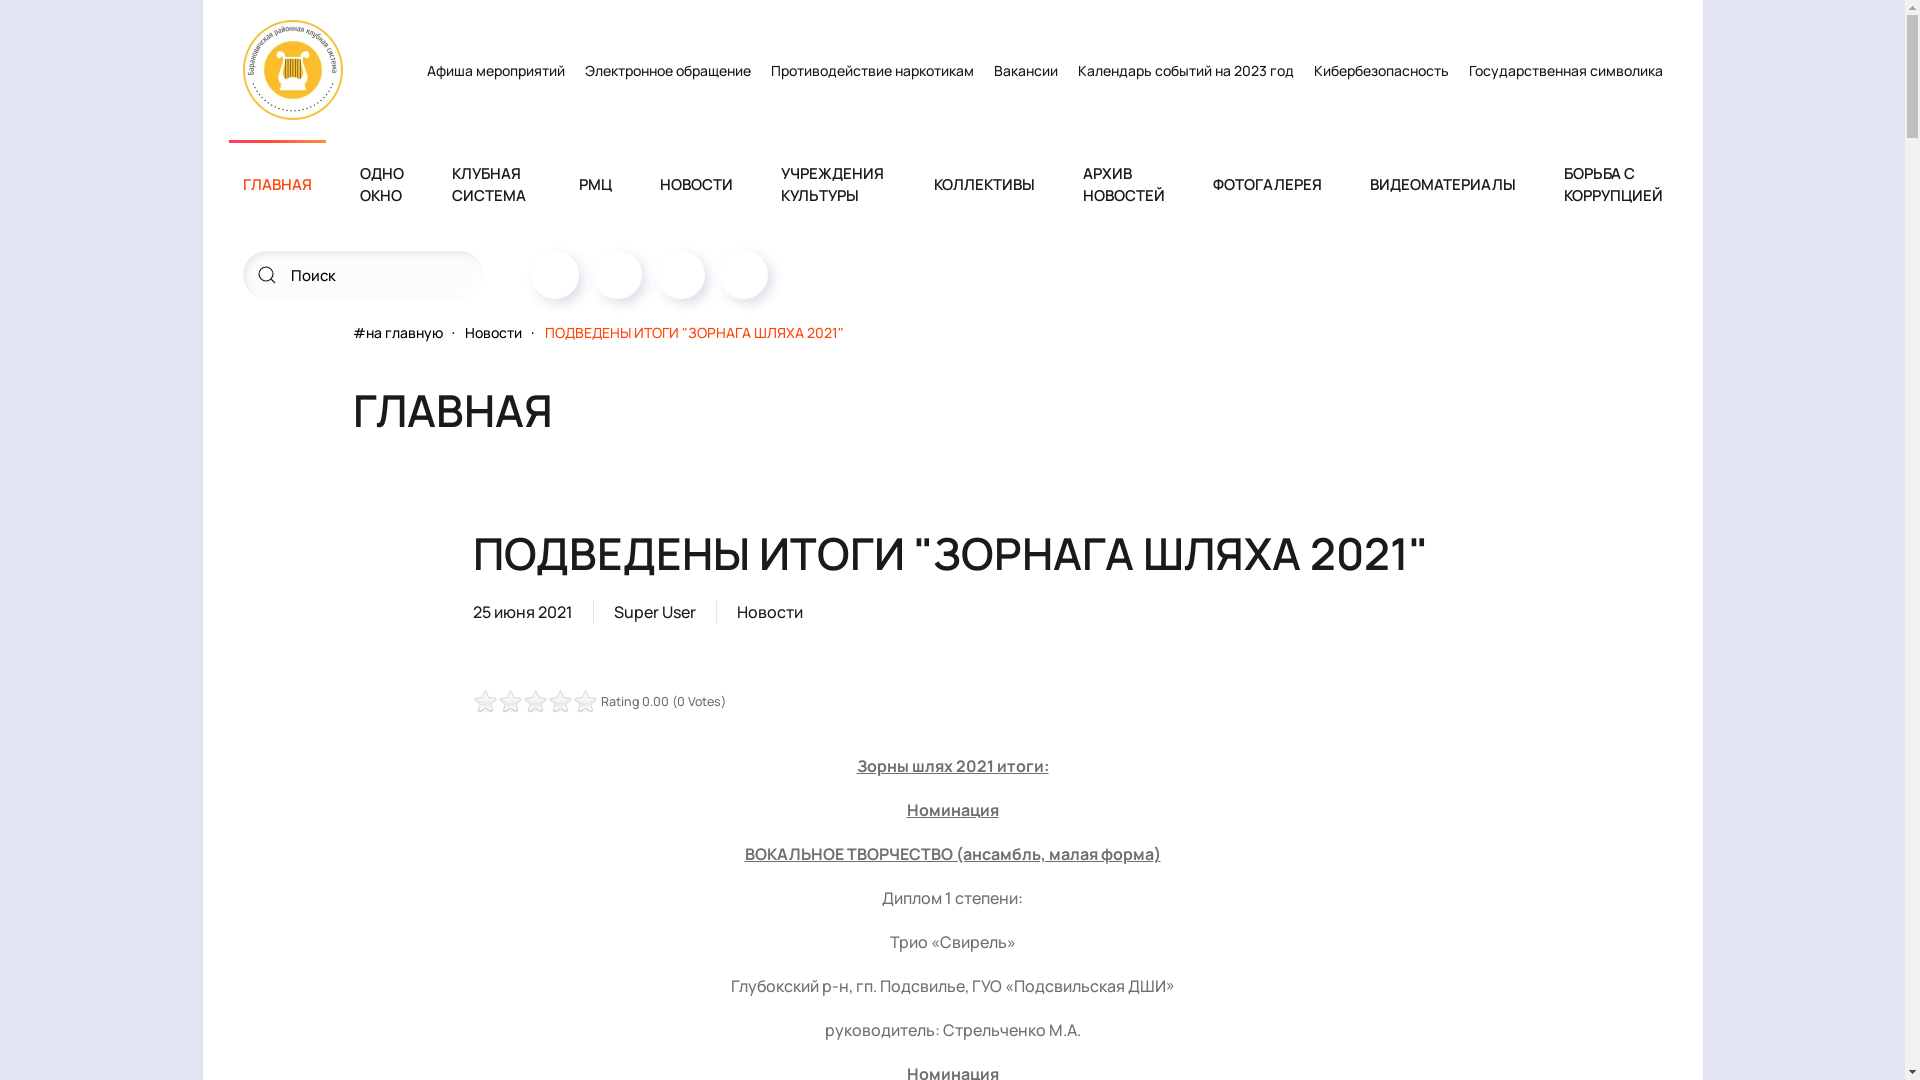 The image size is (1920, 1080). I want to click on '1', so click(509, 700).